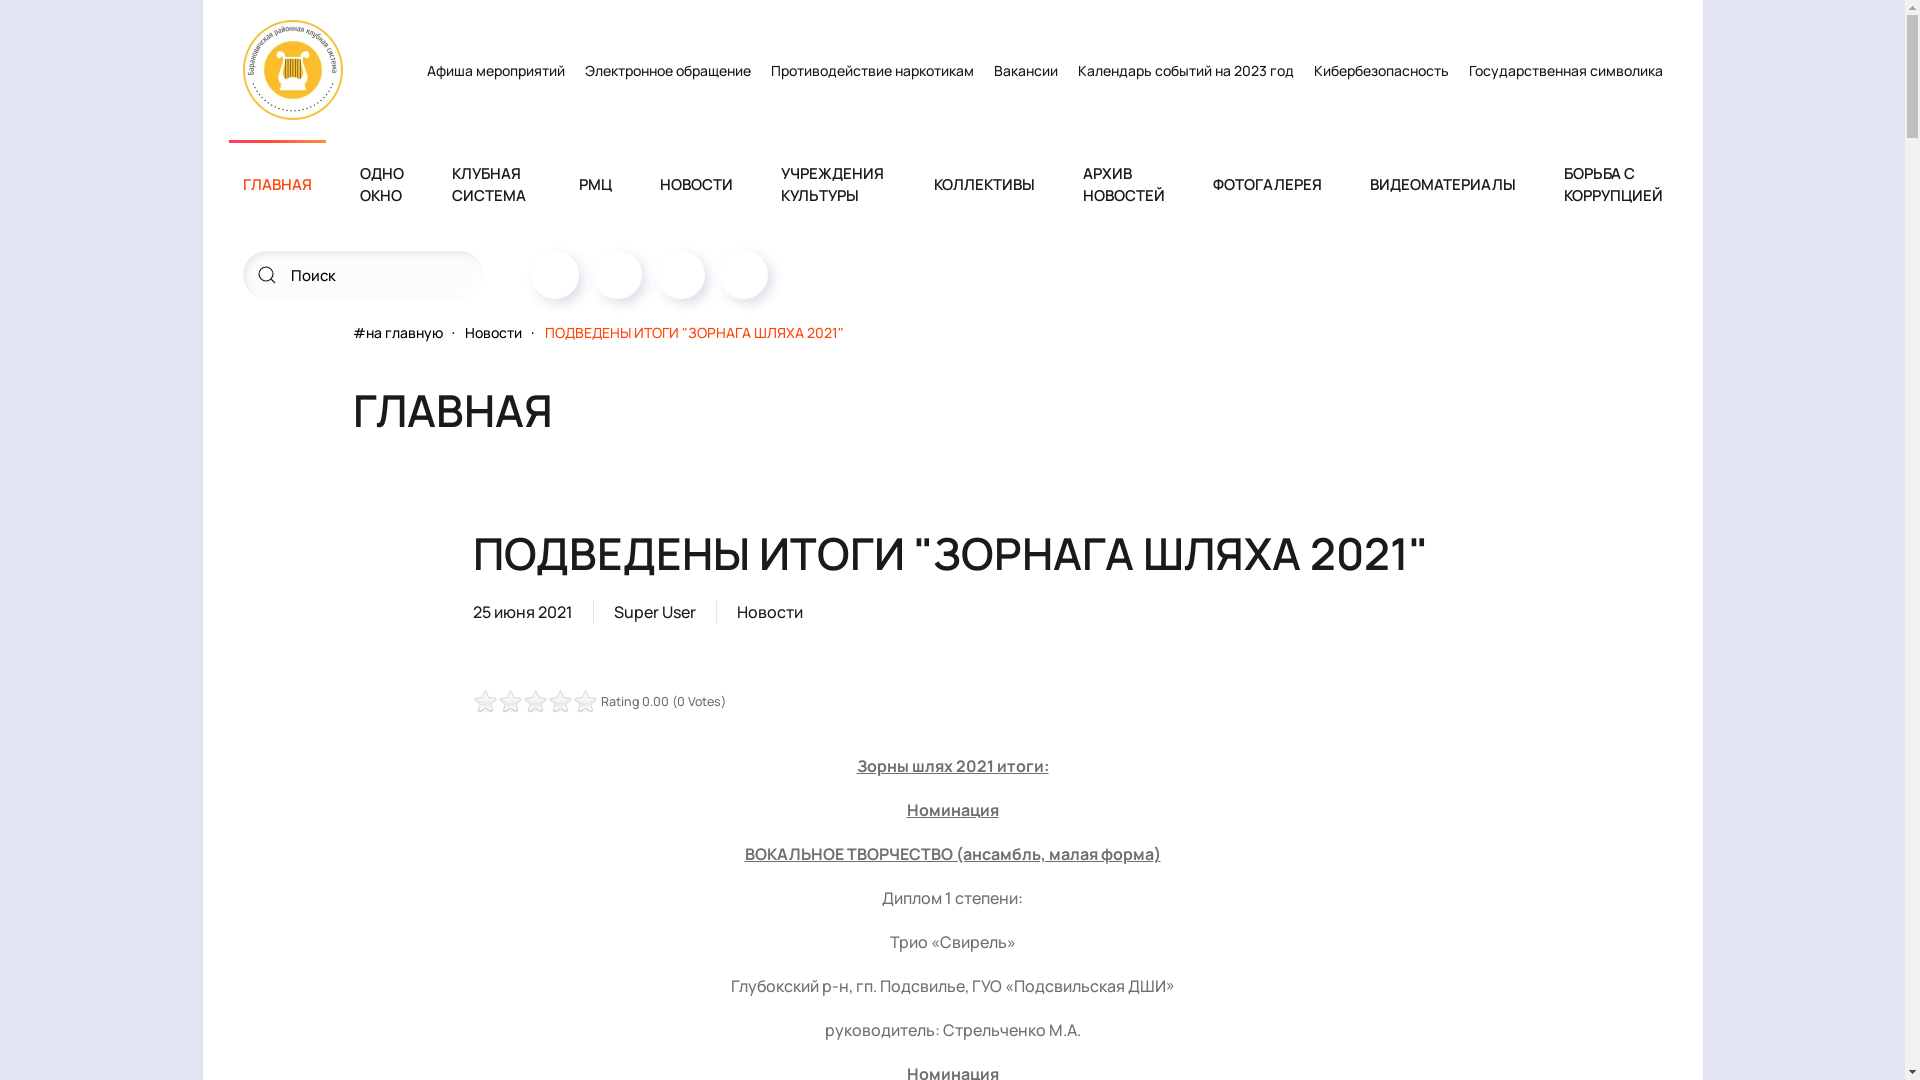 The image size is (1920, 1080). I want to click on '1', so click(509, 700).